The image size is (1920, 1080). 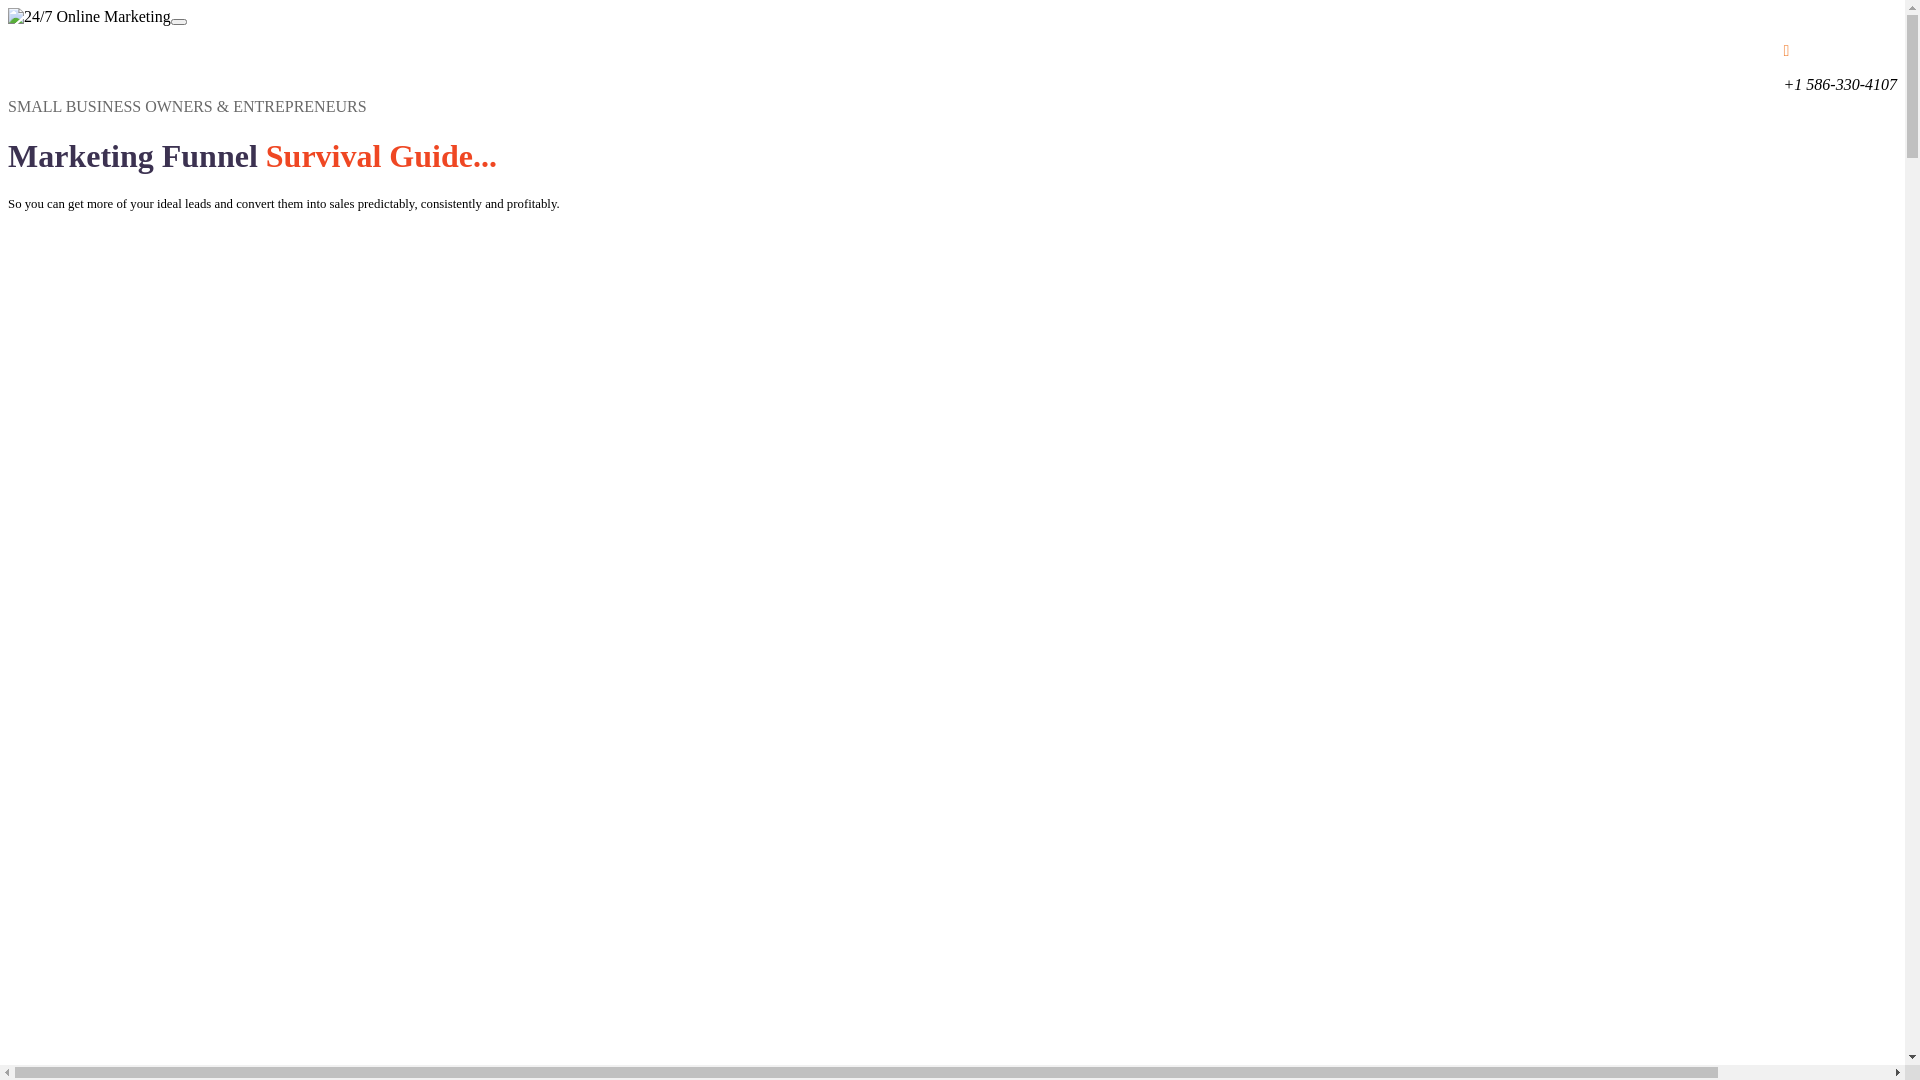 What do you see at coordinates (178, 22) in the screenshot?
I see `'Toggle navigation'` at bounding box center [178, 22].